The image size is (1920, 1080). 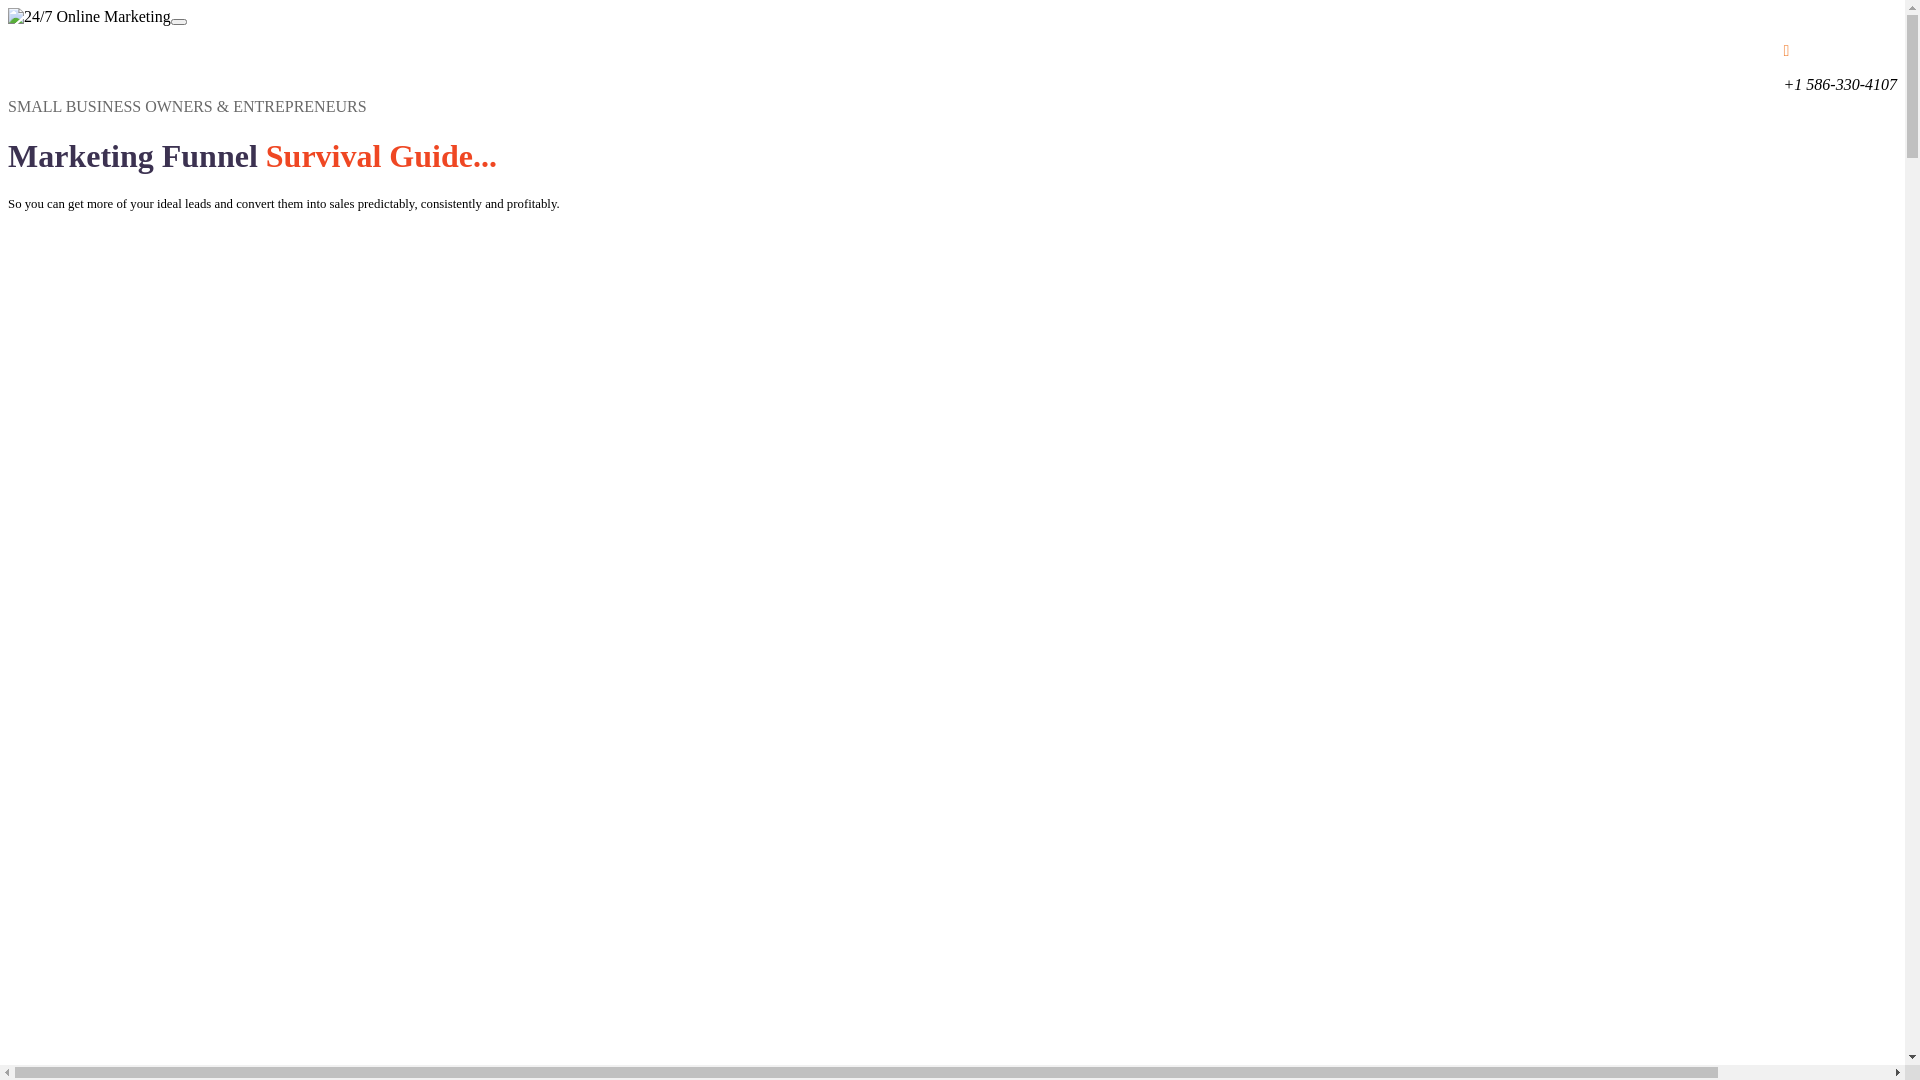 What do you see at coordinates (178, 22) in the screenshot?
I see `'Toggle navigation'` at bounding box center [178, 22].